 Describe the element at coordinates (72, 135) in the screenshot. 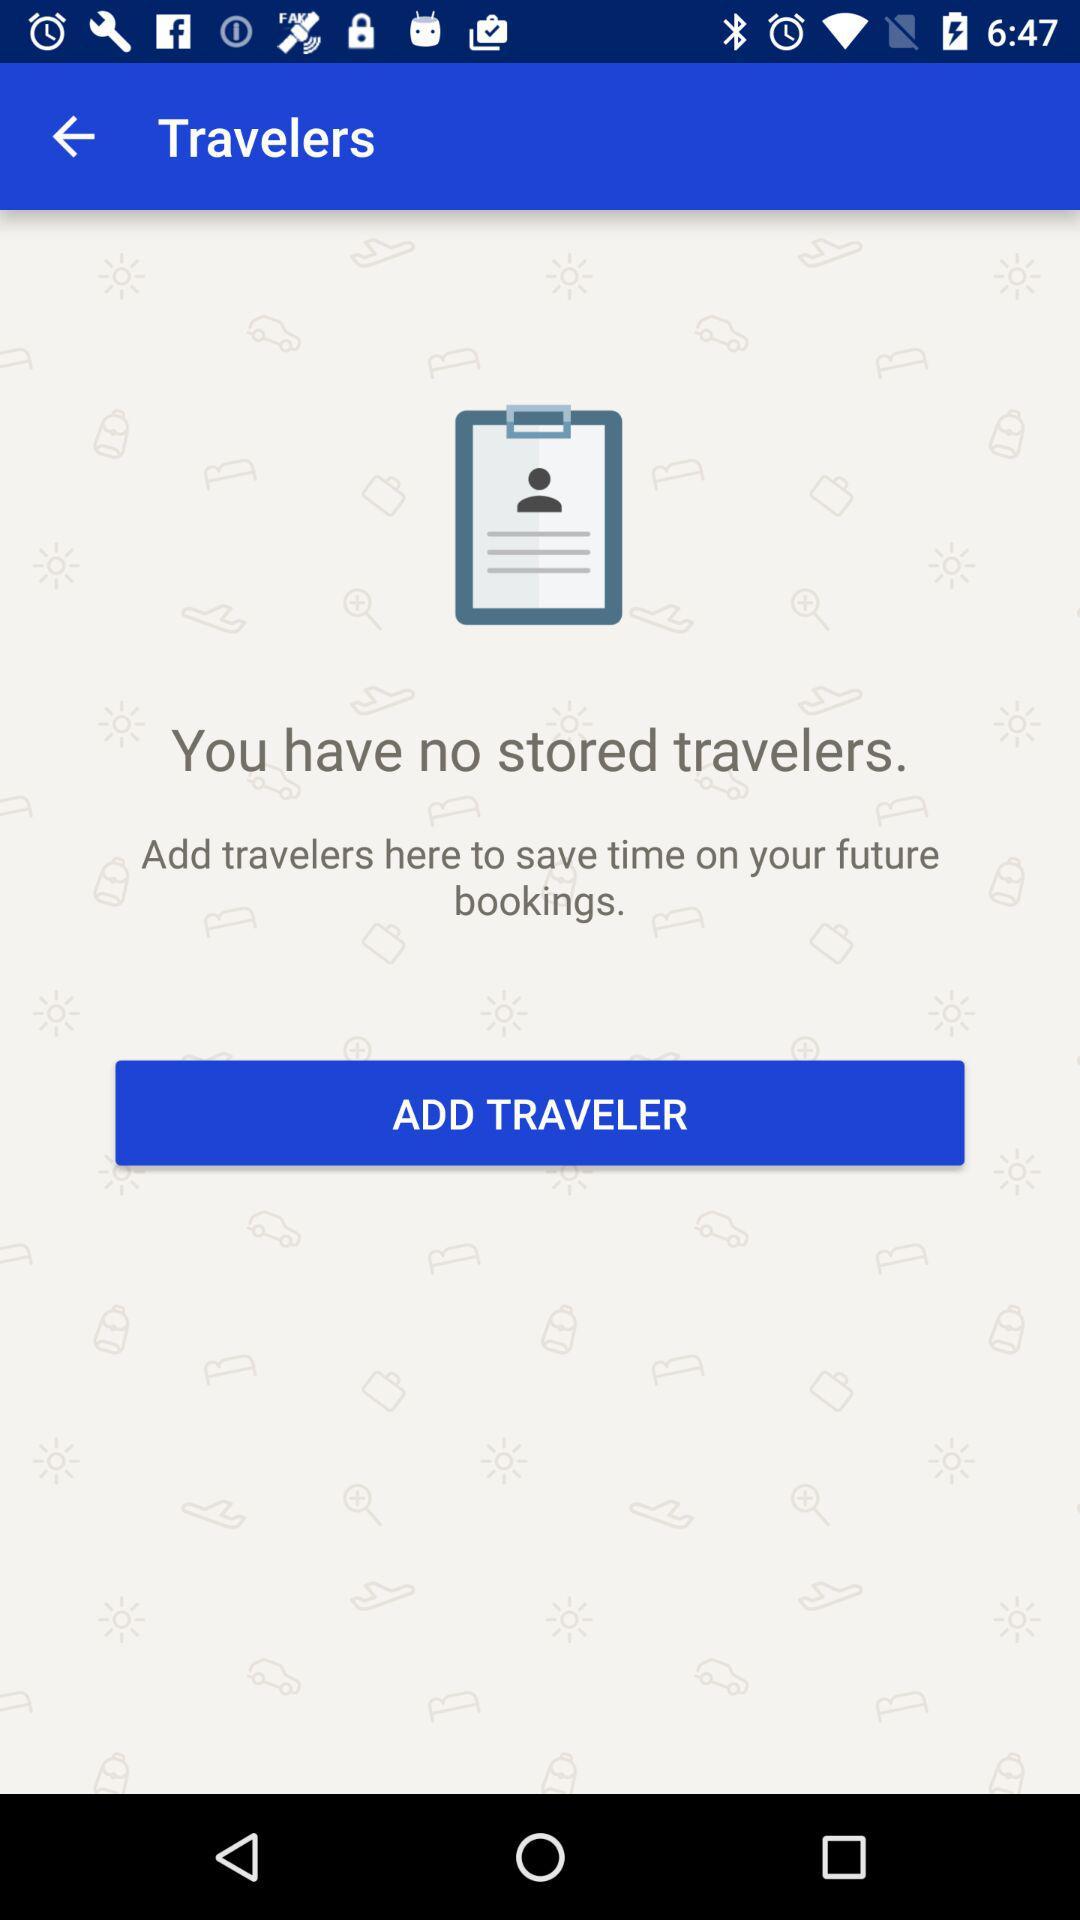

I see `the app to the left of travelers app` at that location.